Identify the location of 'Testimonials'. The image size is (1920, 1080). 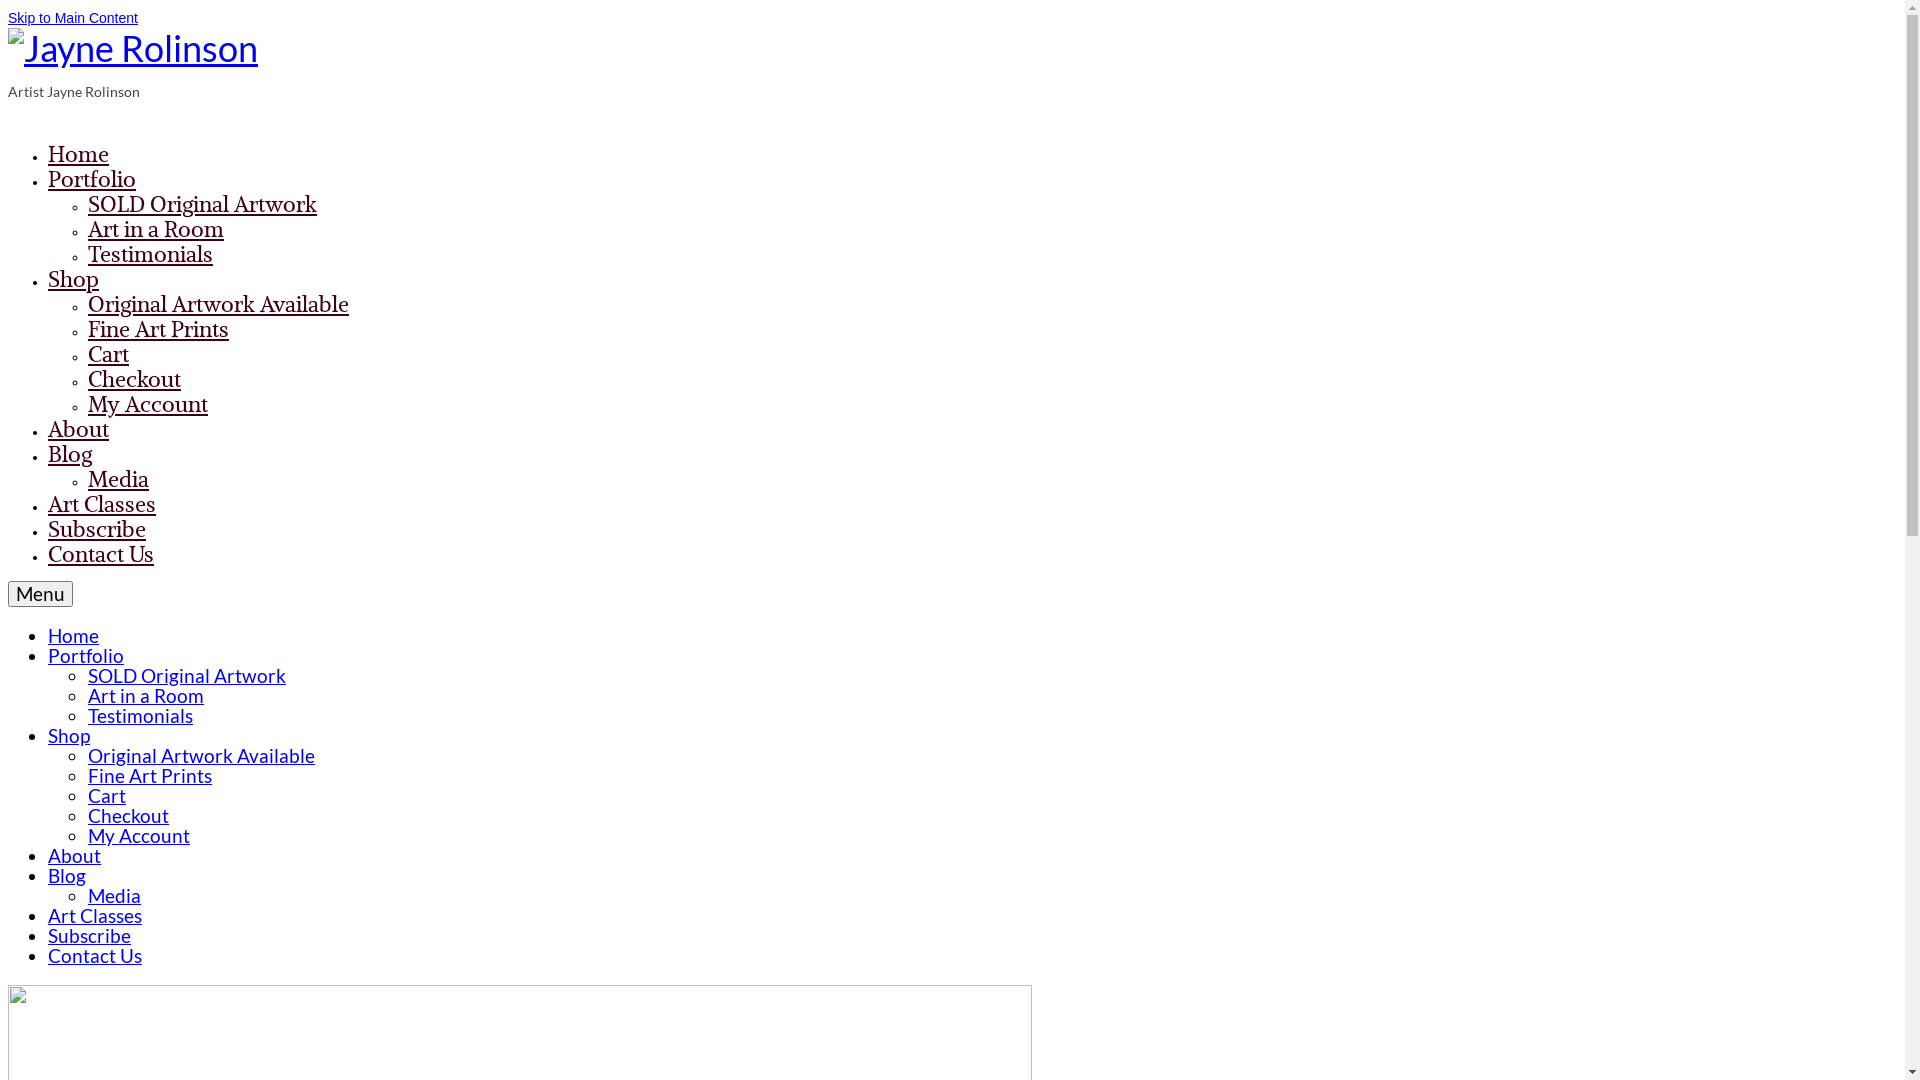
(139, 714).